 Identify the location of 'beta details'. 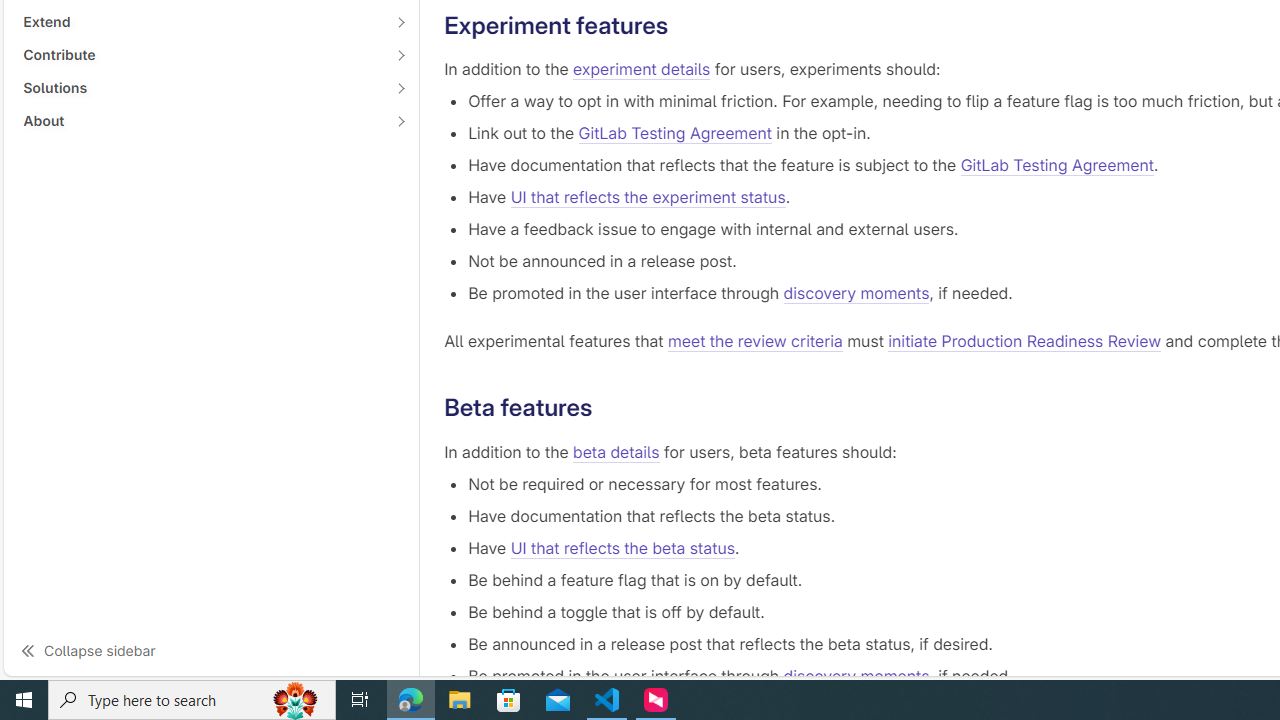
(615, 451).